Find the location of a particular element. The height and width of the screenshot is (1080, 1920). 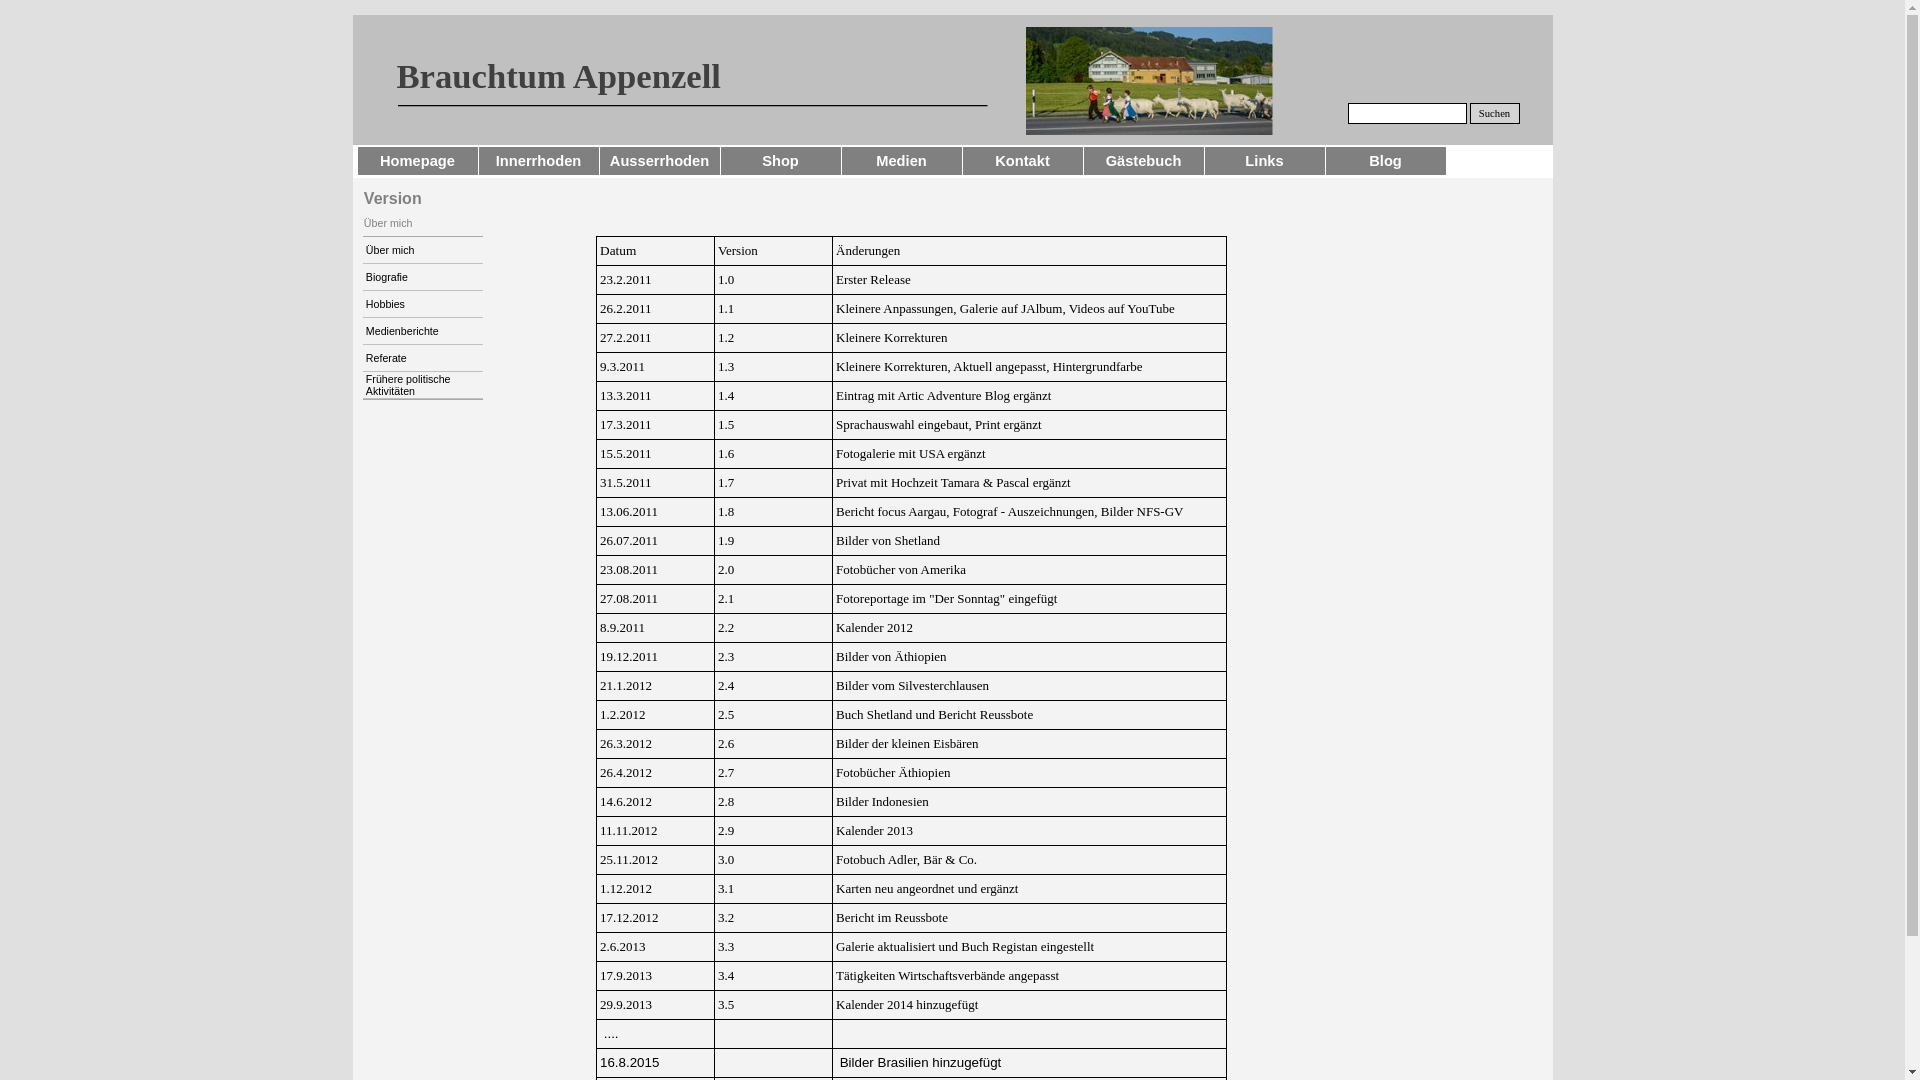

'Medienberichte' is located at coordinates (421, 330).